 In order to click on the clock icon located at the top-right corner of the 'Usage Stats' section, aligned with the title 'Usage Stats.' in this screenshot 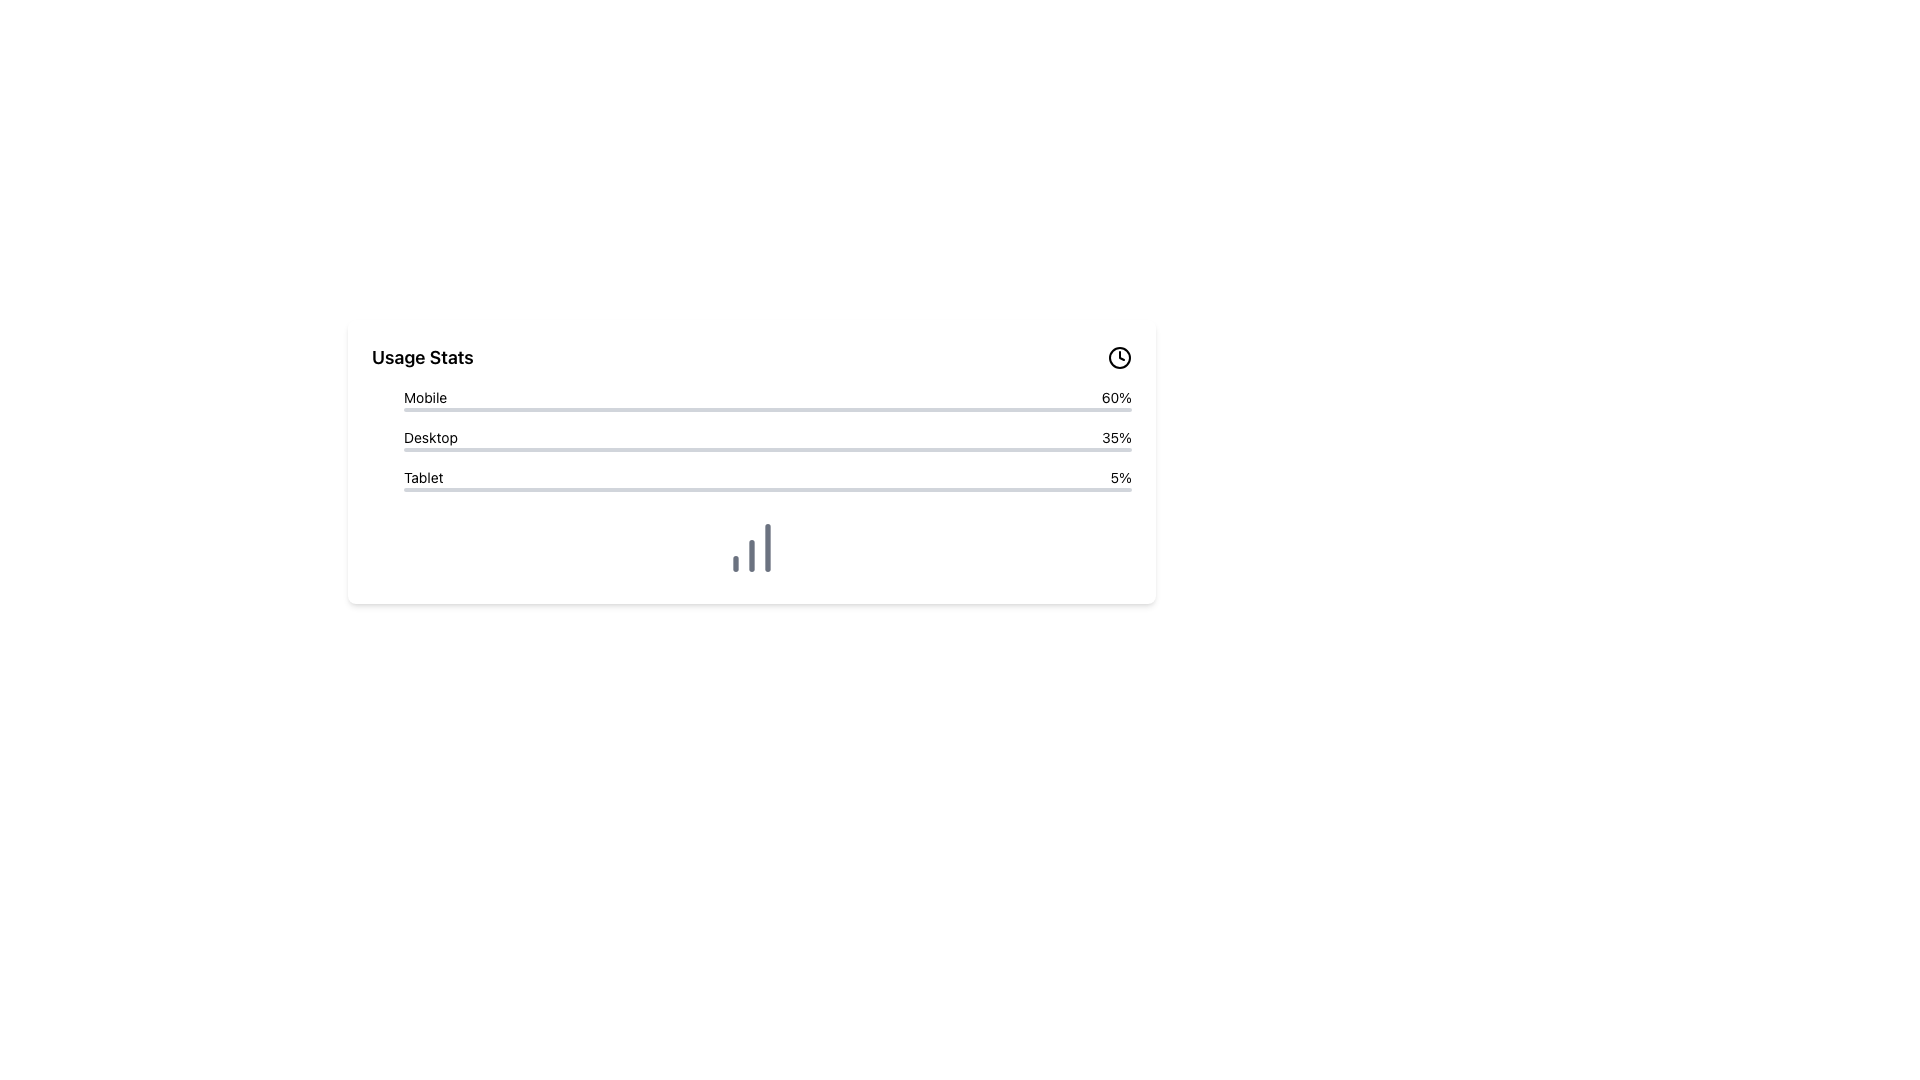, I will do `click(1118, 357)`.